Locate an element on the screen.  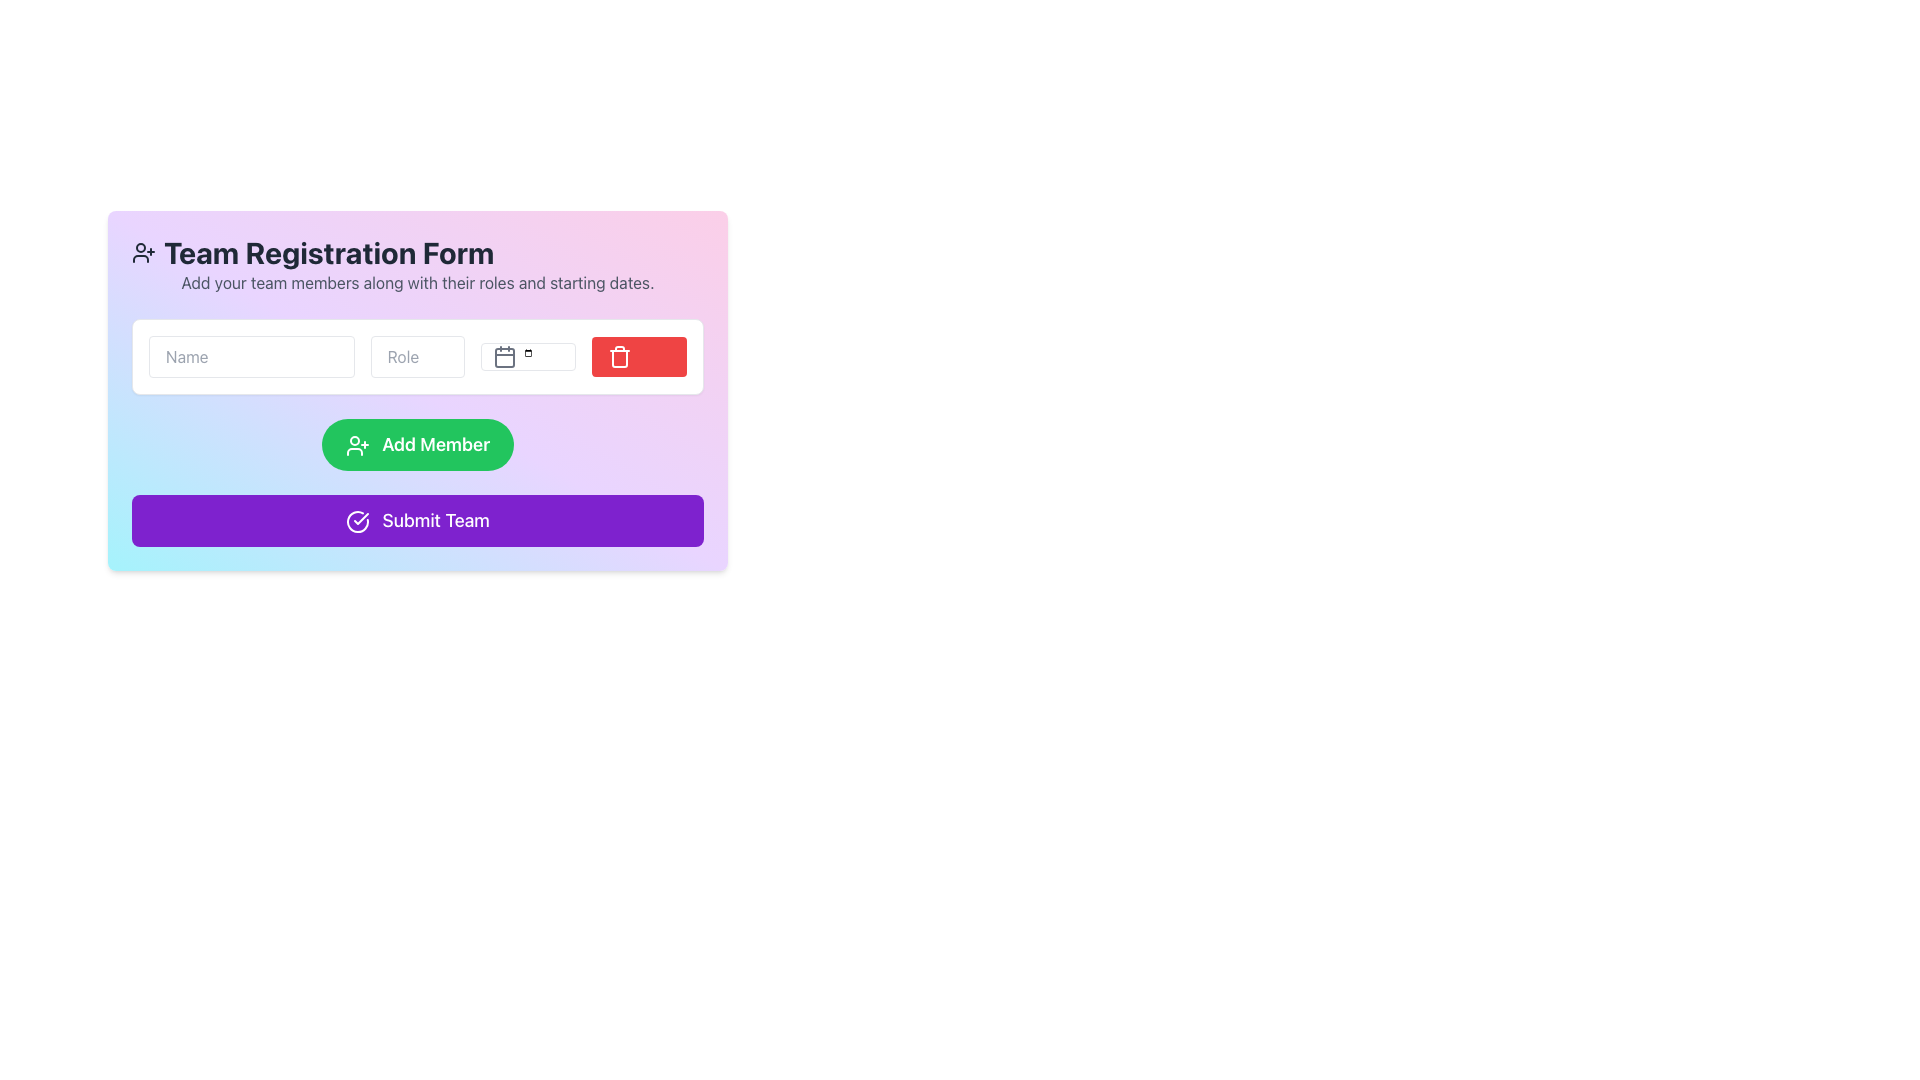
the calendar icon that indicates the adjacent input field accepts date-type data is located at coordinates (505, 356).